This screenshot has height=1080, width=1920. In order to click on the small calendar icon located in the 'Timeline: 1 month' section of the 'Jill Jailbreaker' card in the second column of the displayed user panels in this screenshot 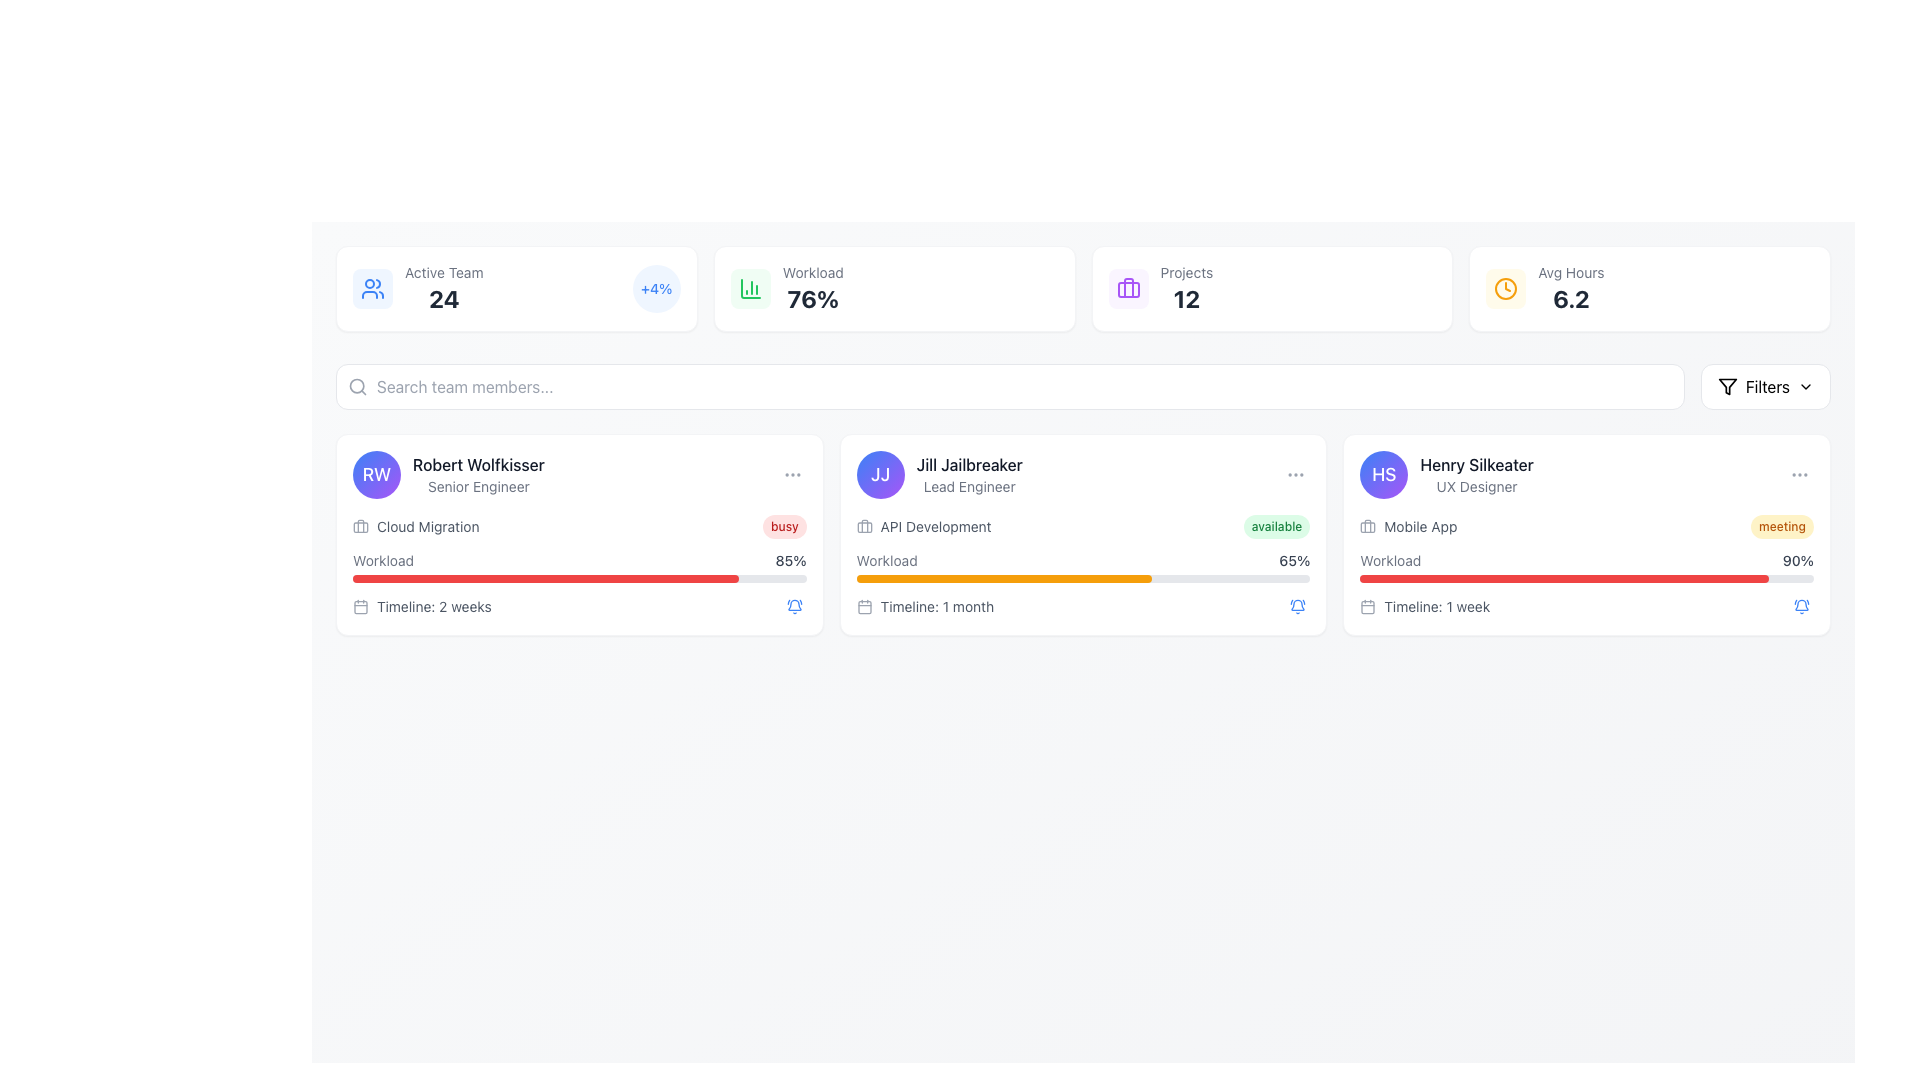, I will do `click(864, 605)`.